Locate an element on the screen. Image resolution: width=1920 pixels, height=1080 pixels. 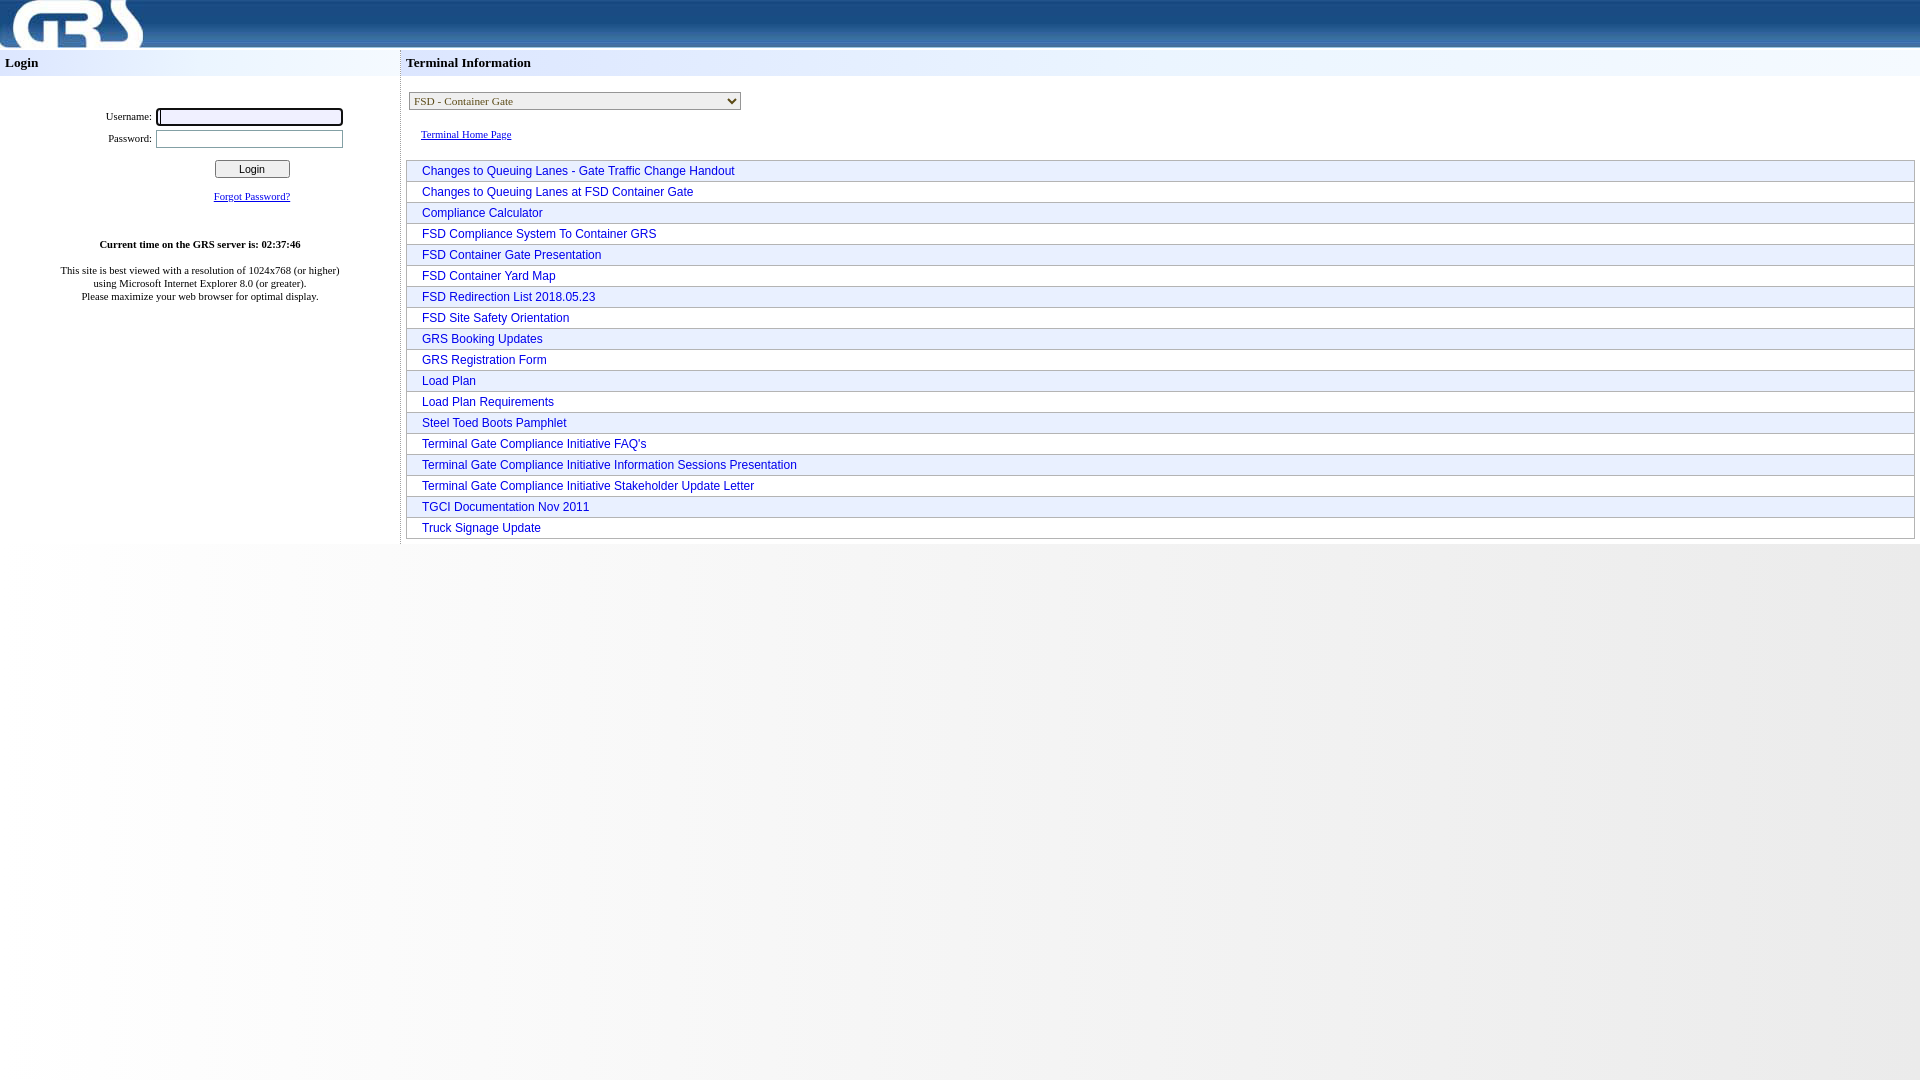
'TGCI Documentation Nov 2011' is located at coordinates (411, 505).